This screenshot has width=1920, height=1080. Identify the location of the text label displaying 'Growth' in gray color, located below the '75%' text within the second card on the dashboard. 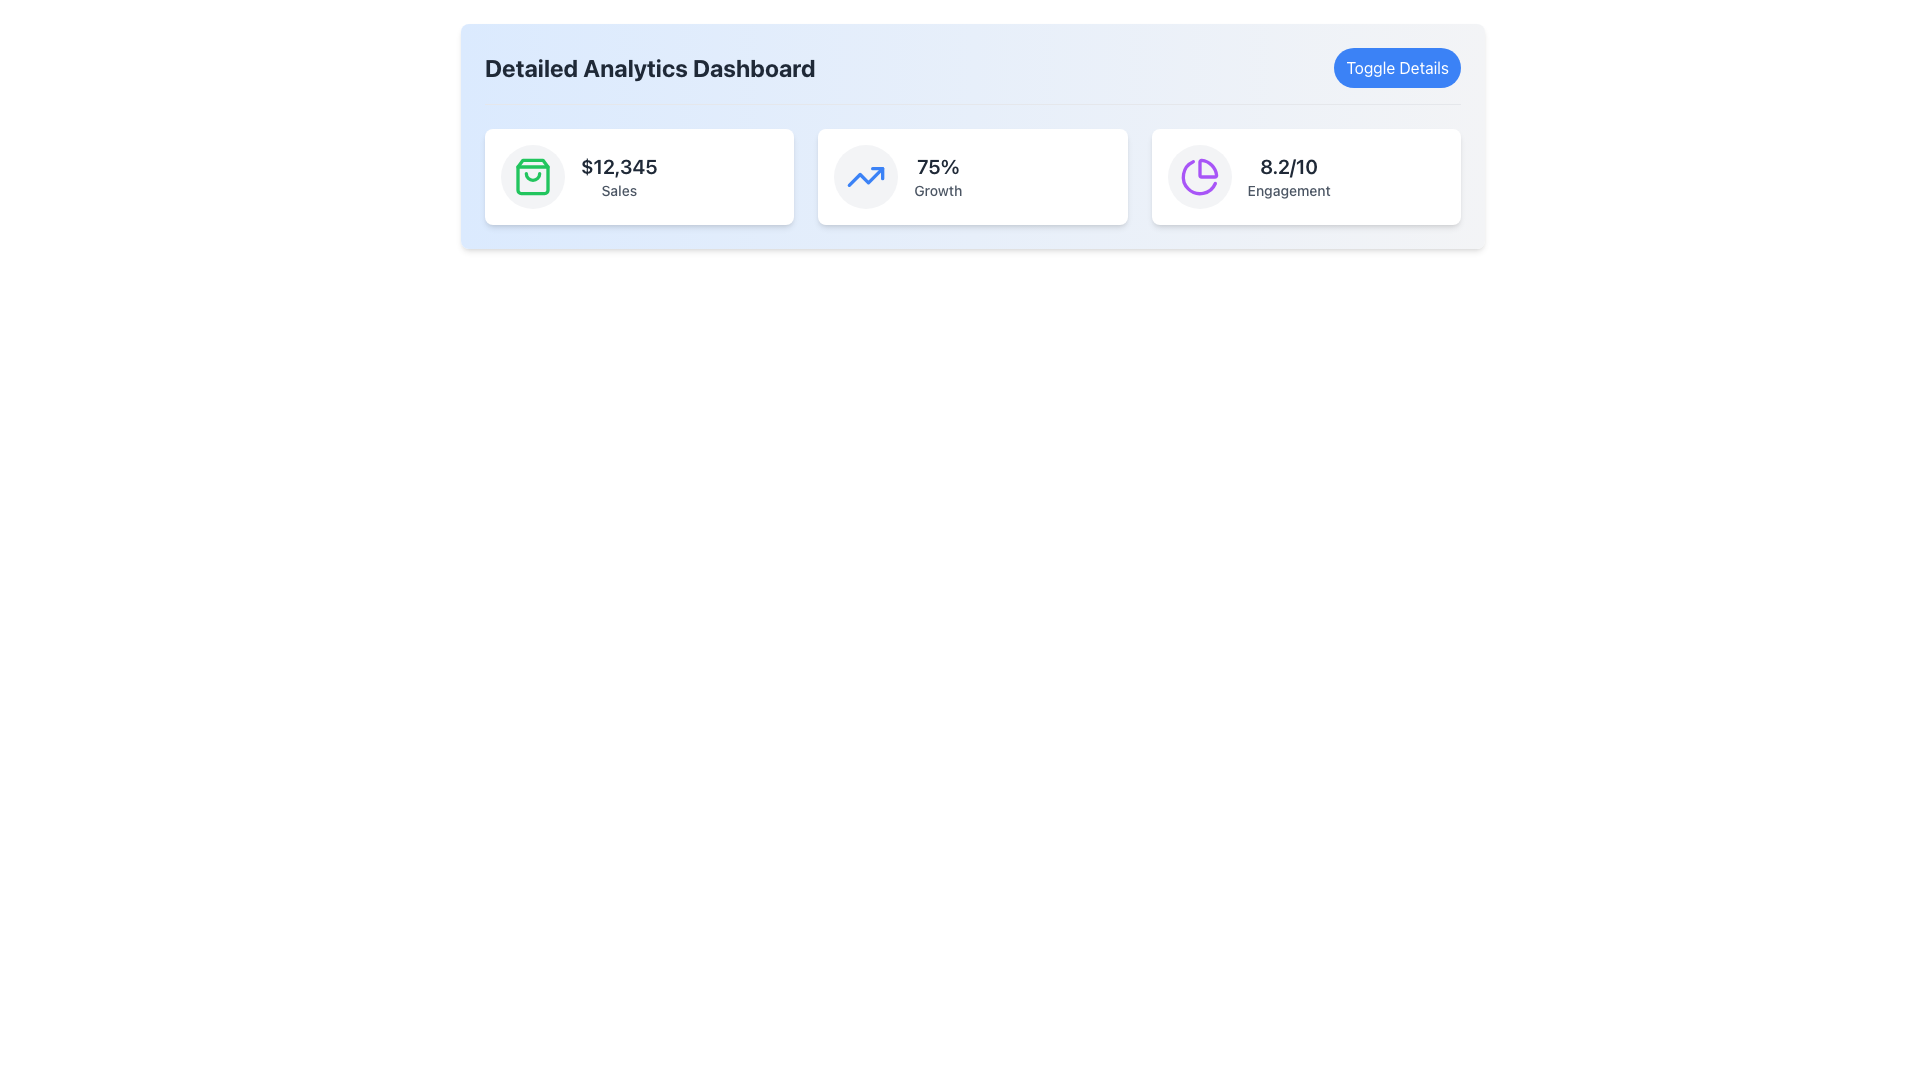
(937, 191).